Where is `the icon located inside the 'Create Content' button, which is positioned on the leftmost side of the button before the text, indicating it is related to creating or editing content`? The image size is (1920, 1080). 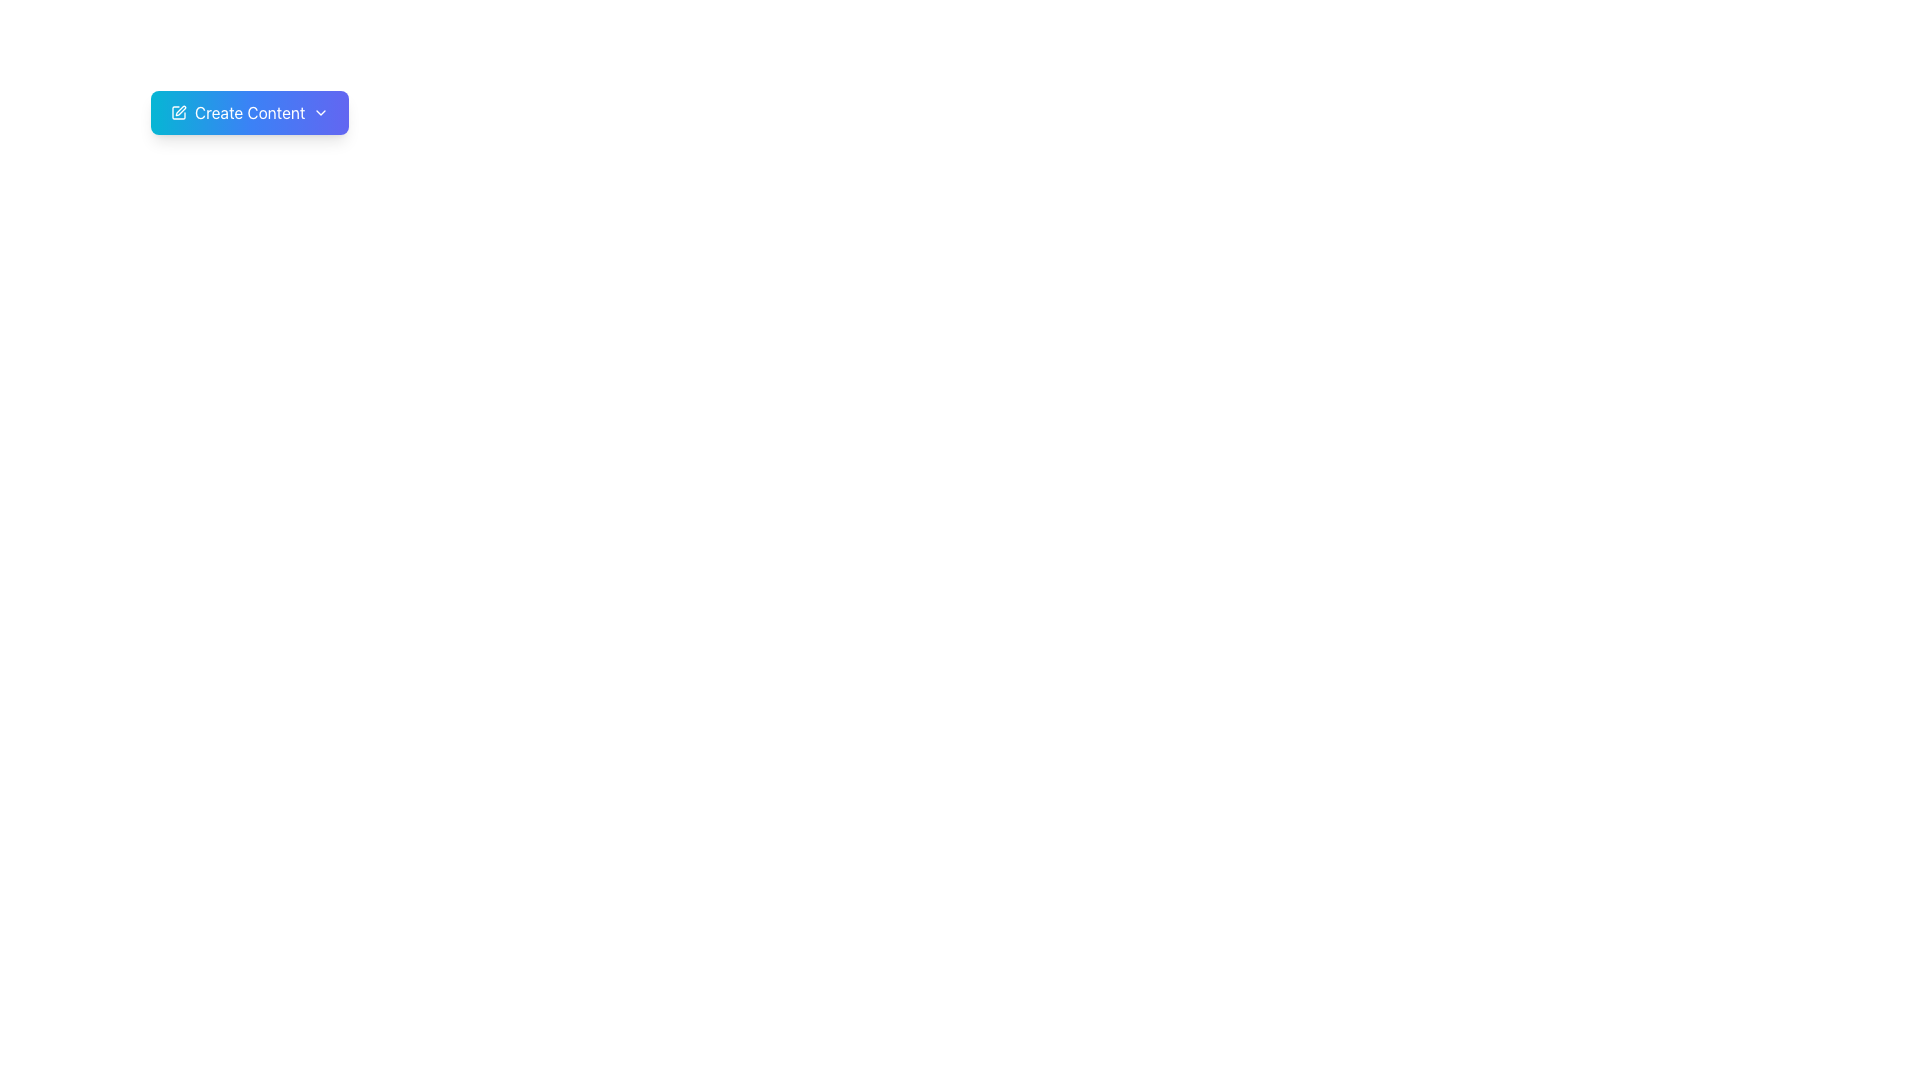 the icon located inside the 'Create Content' button, which is positioned on the leftmost side of the button before the text, indicating it is related to creating or editing content is located at coordinates (178, 112).